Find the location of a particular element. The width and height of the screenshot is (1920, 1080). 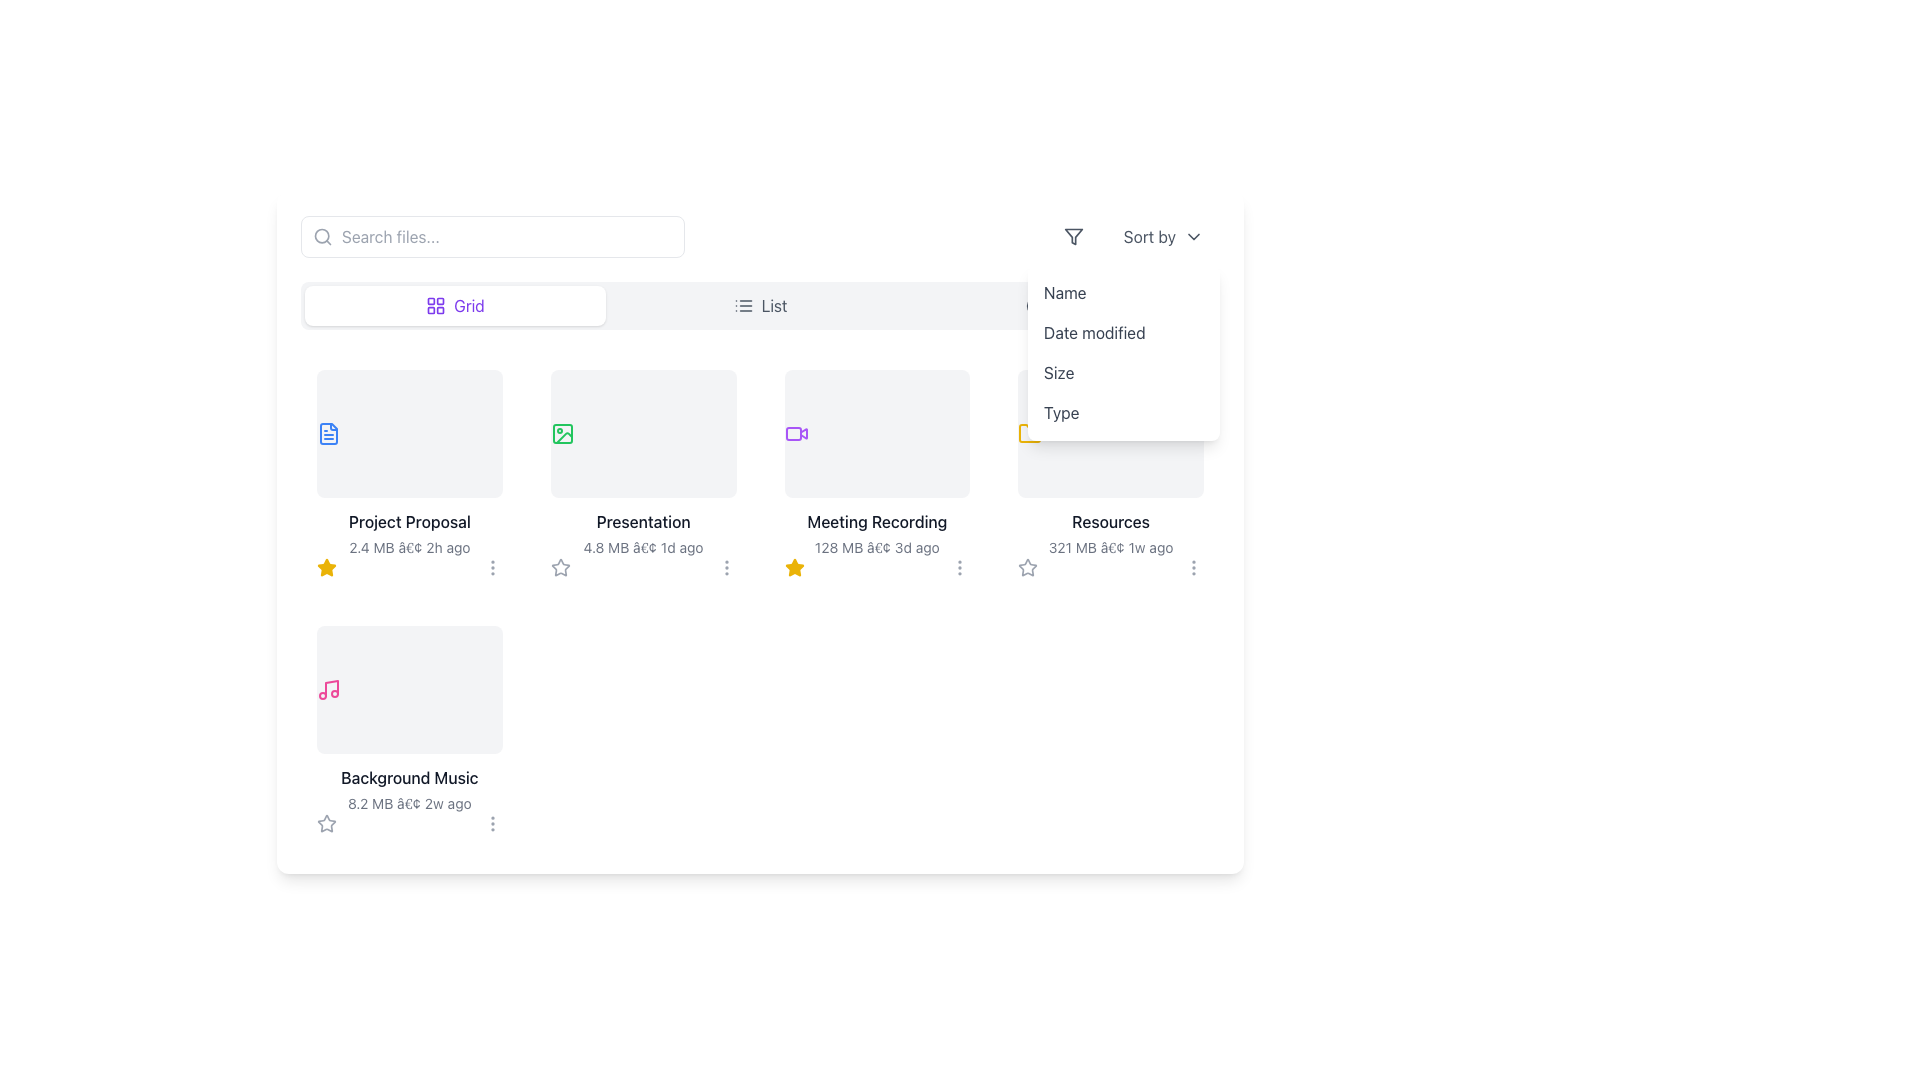

the 'Date modified' option in the sorting dropdown menu located in the upper-right section of the interface is located at coordinates (1123, 352).